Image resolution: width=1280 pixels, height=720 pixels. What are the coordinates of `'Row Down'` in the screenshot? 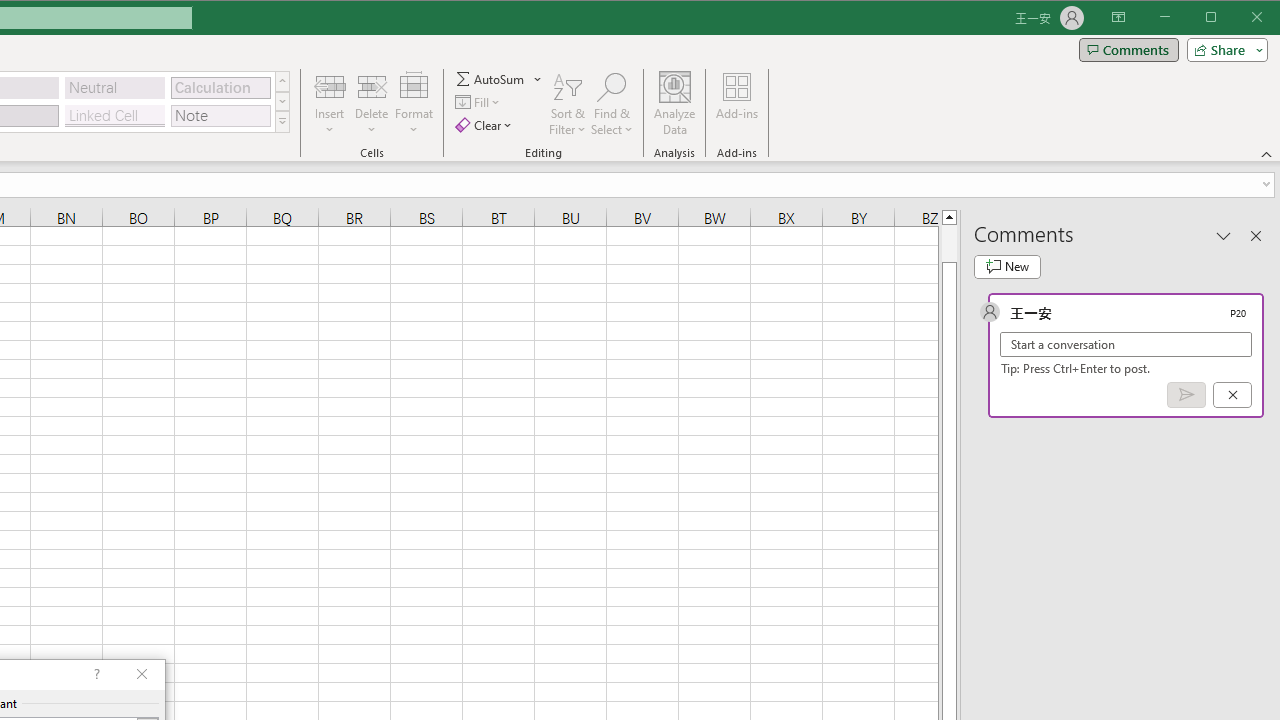 It's located at (281, 101).